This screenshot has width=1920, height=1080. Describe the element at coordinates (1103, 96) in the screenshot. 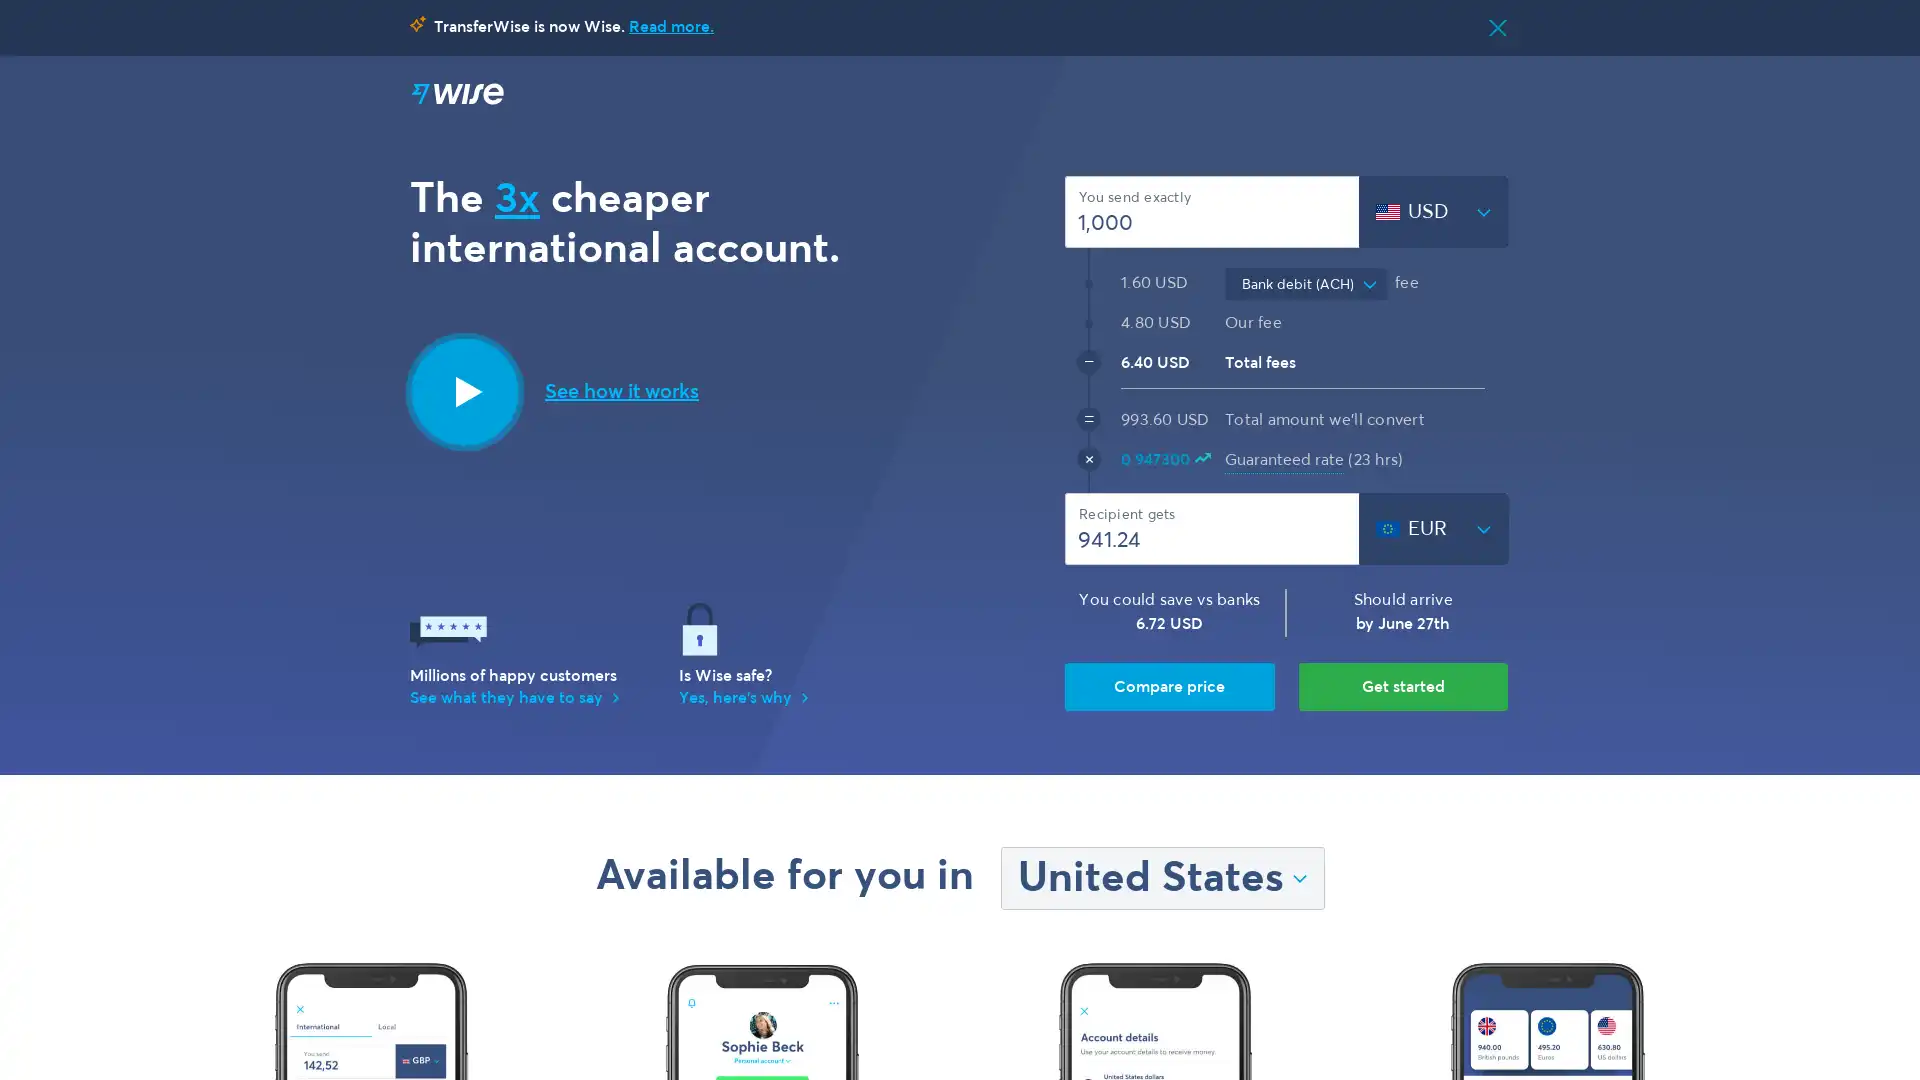

I see `Features` at that location.